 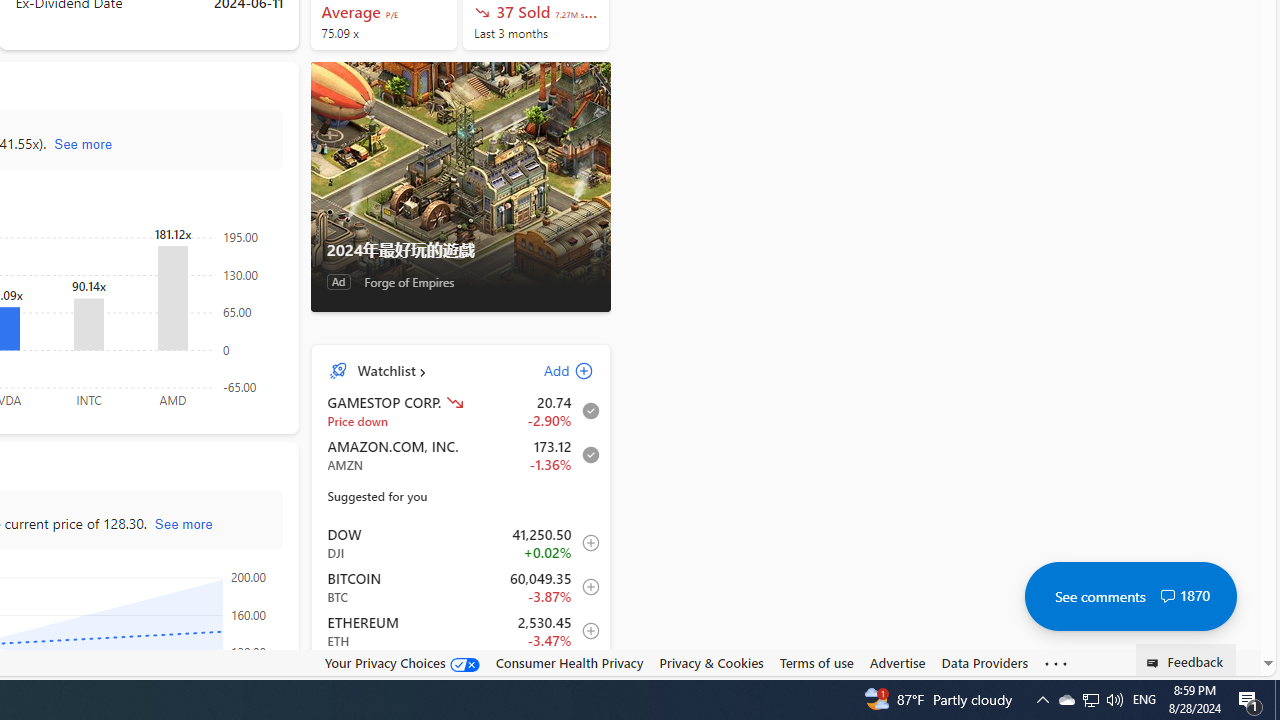 What do you see at coordinates (984, 662) in the screenshot?
I see `'Data Providers'` at bounding box center [984, 662].